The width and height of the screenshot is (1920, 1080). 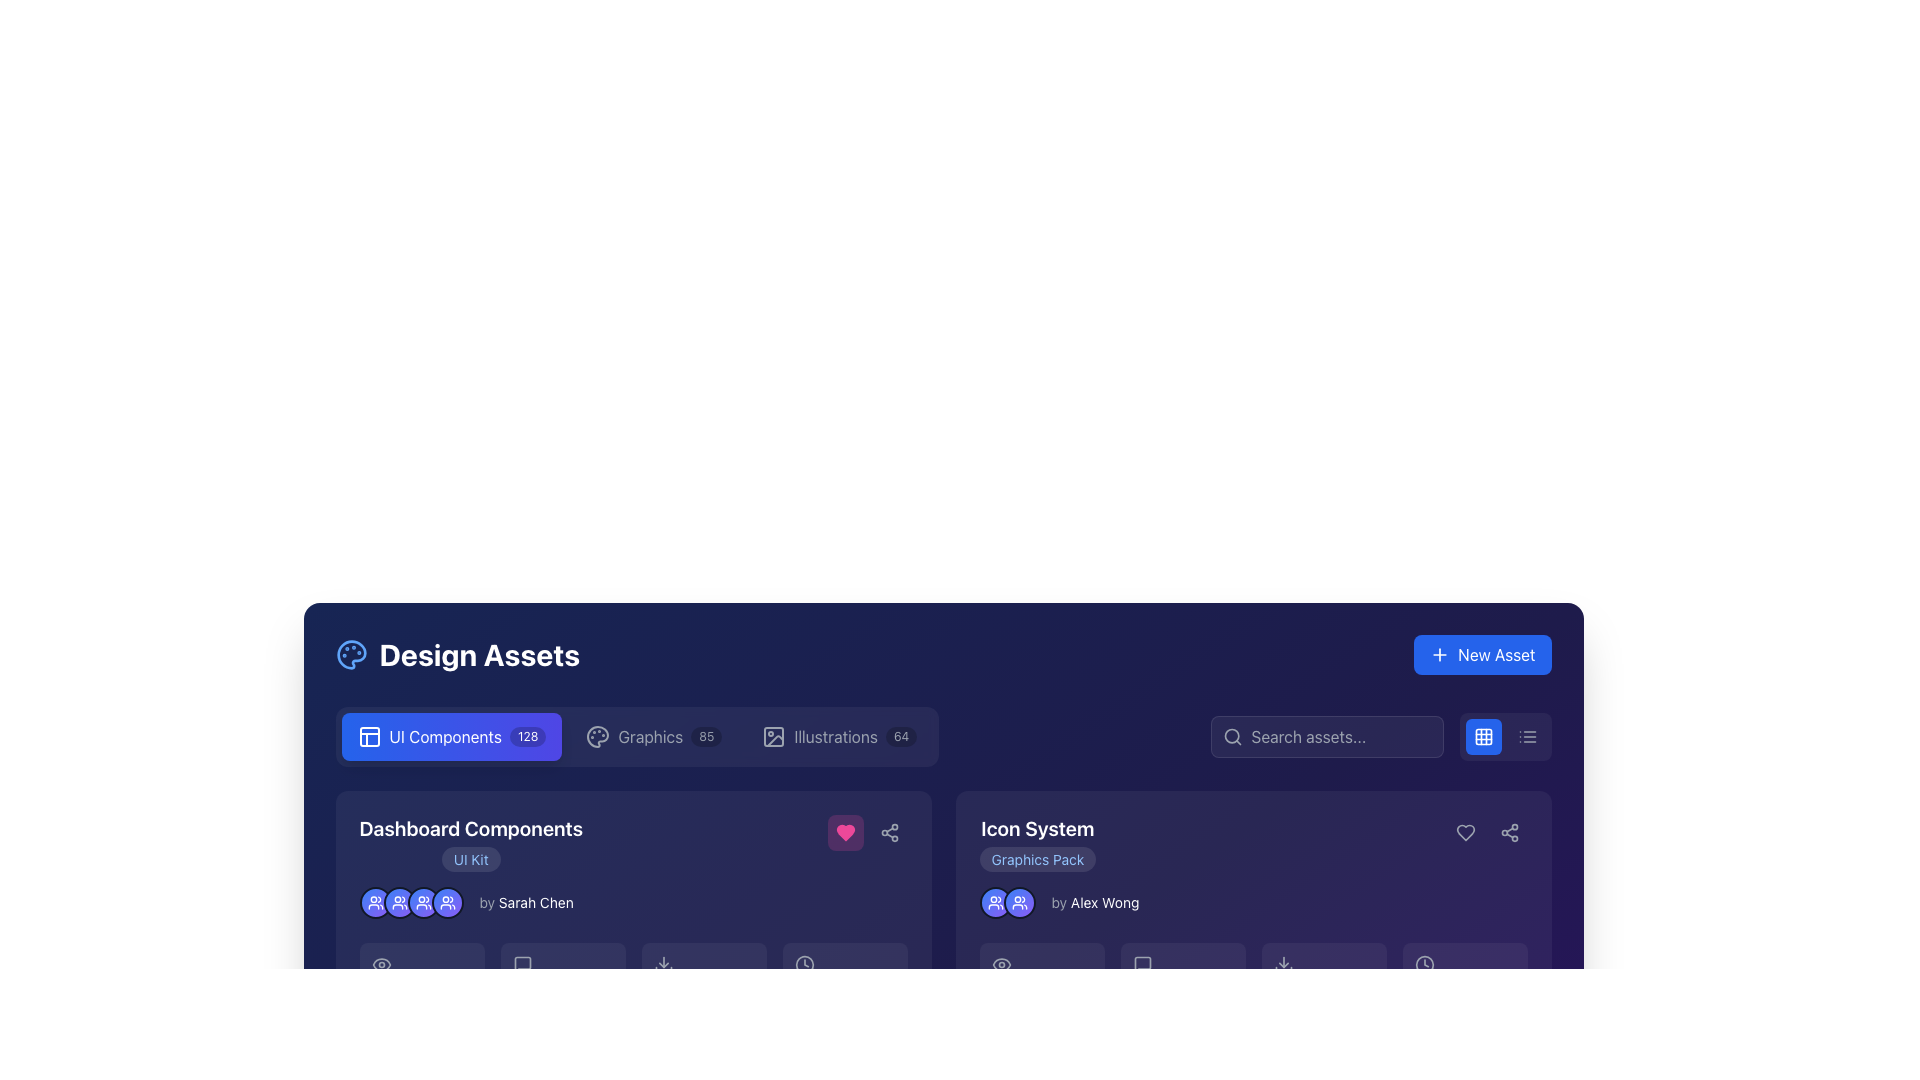 What do you see at coordinates (369, 736) in the screenshot?
I see `the 'UI Components' icon located in the top-left navigation bar labeled 'Design Assets'` at bounding box center [369, 736].